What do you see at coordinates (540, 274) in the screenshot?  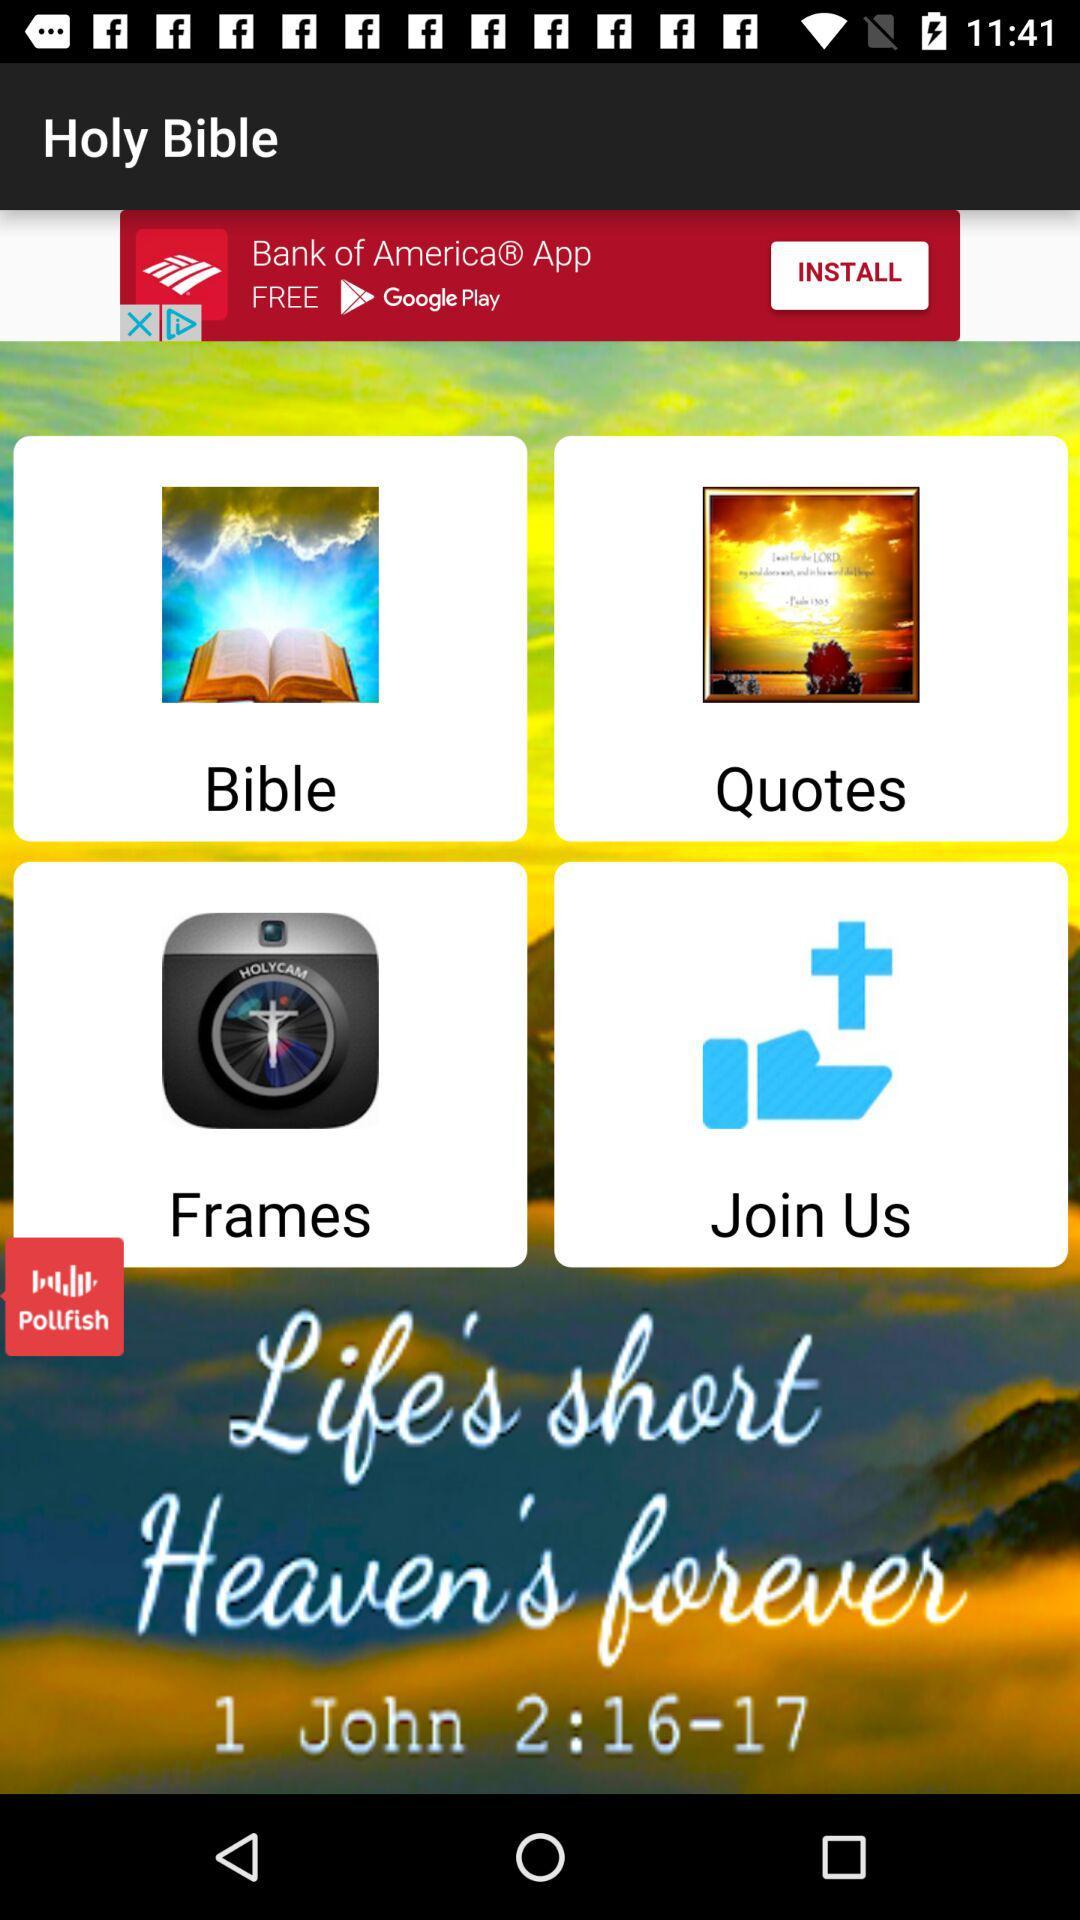 I see `install bank of america app` at bounding box center [540, 274].